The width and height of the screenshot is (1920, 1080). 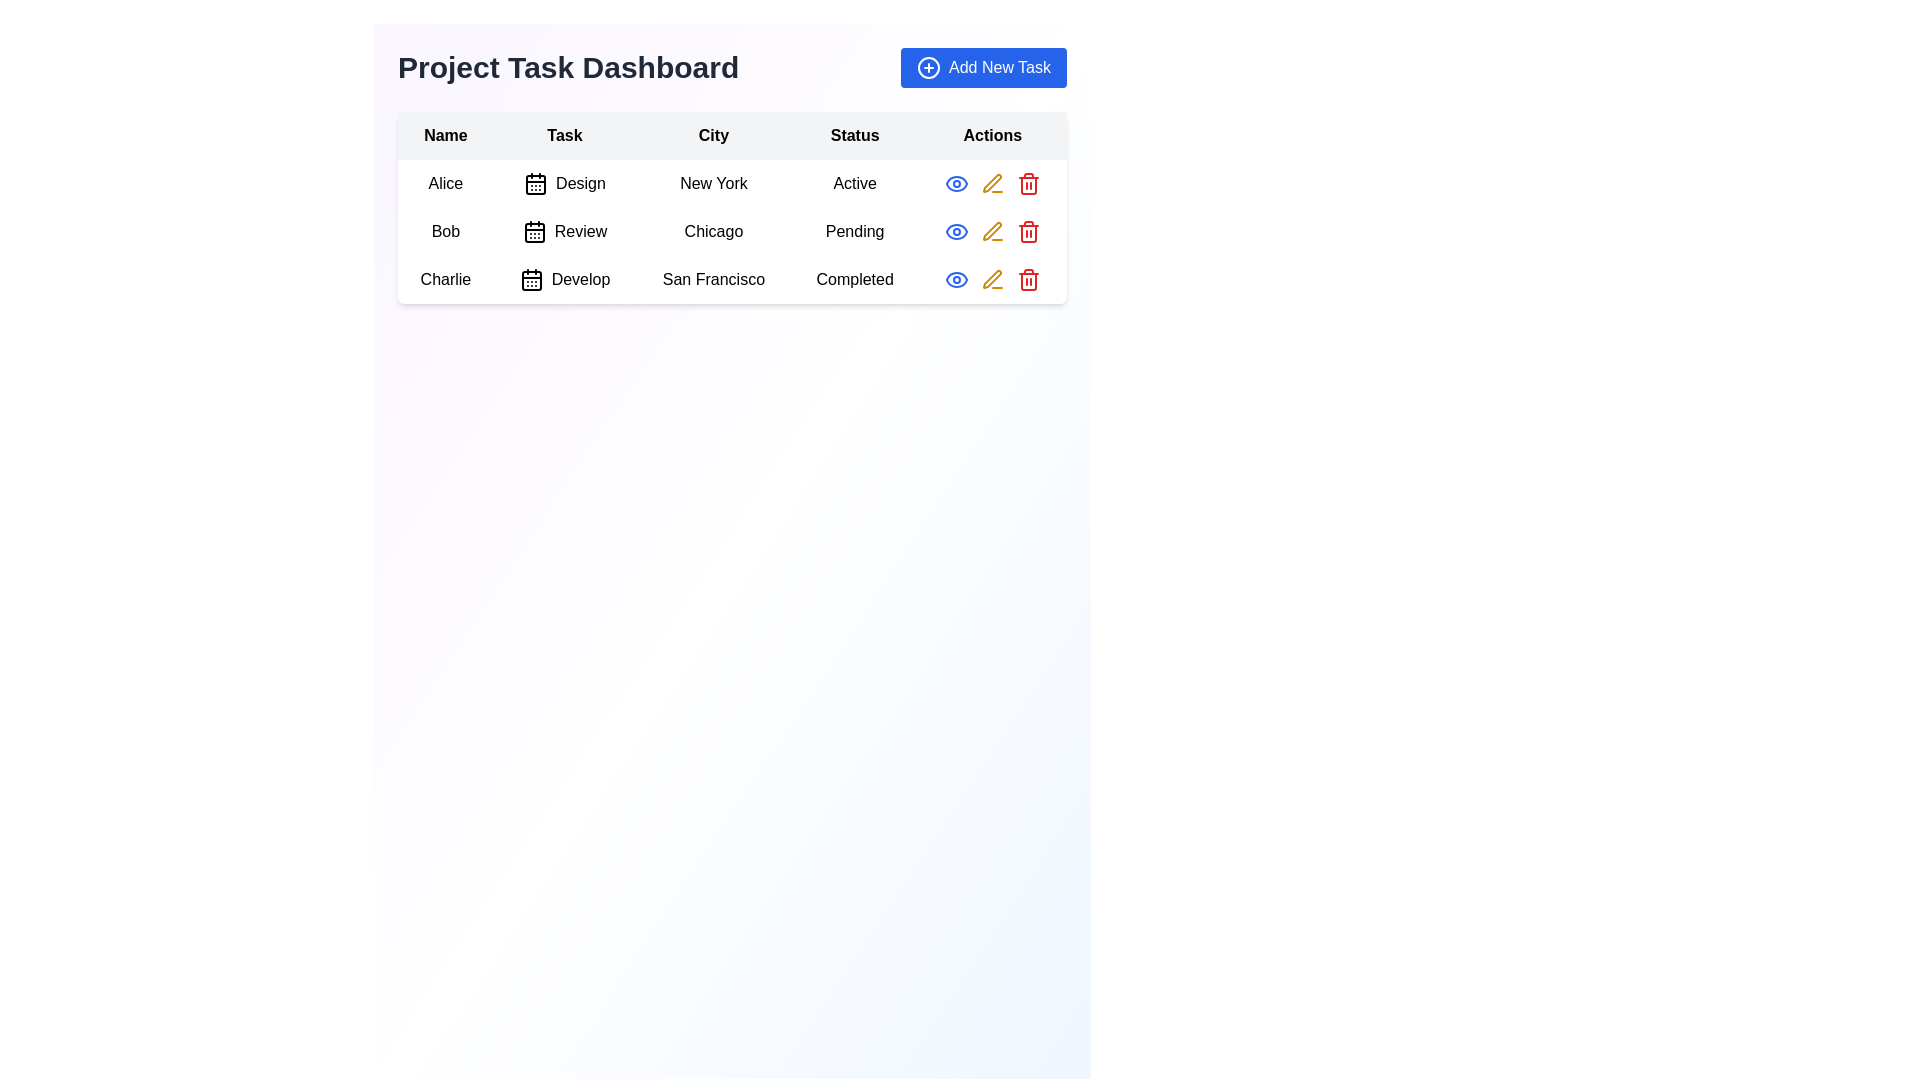 What do you see at coordinates (955, 280) in the screenshot?
I see `the 'View' button icon for the task associated with 'Charlie' in the third row under the 'Actions' column to trigger the tooltip or highlight effect` at bounding box center [955, 280].